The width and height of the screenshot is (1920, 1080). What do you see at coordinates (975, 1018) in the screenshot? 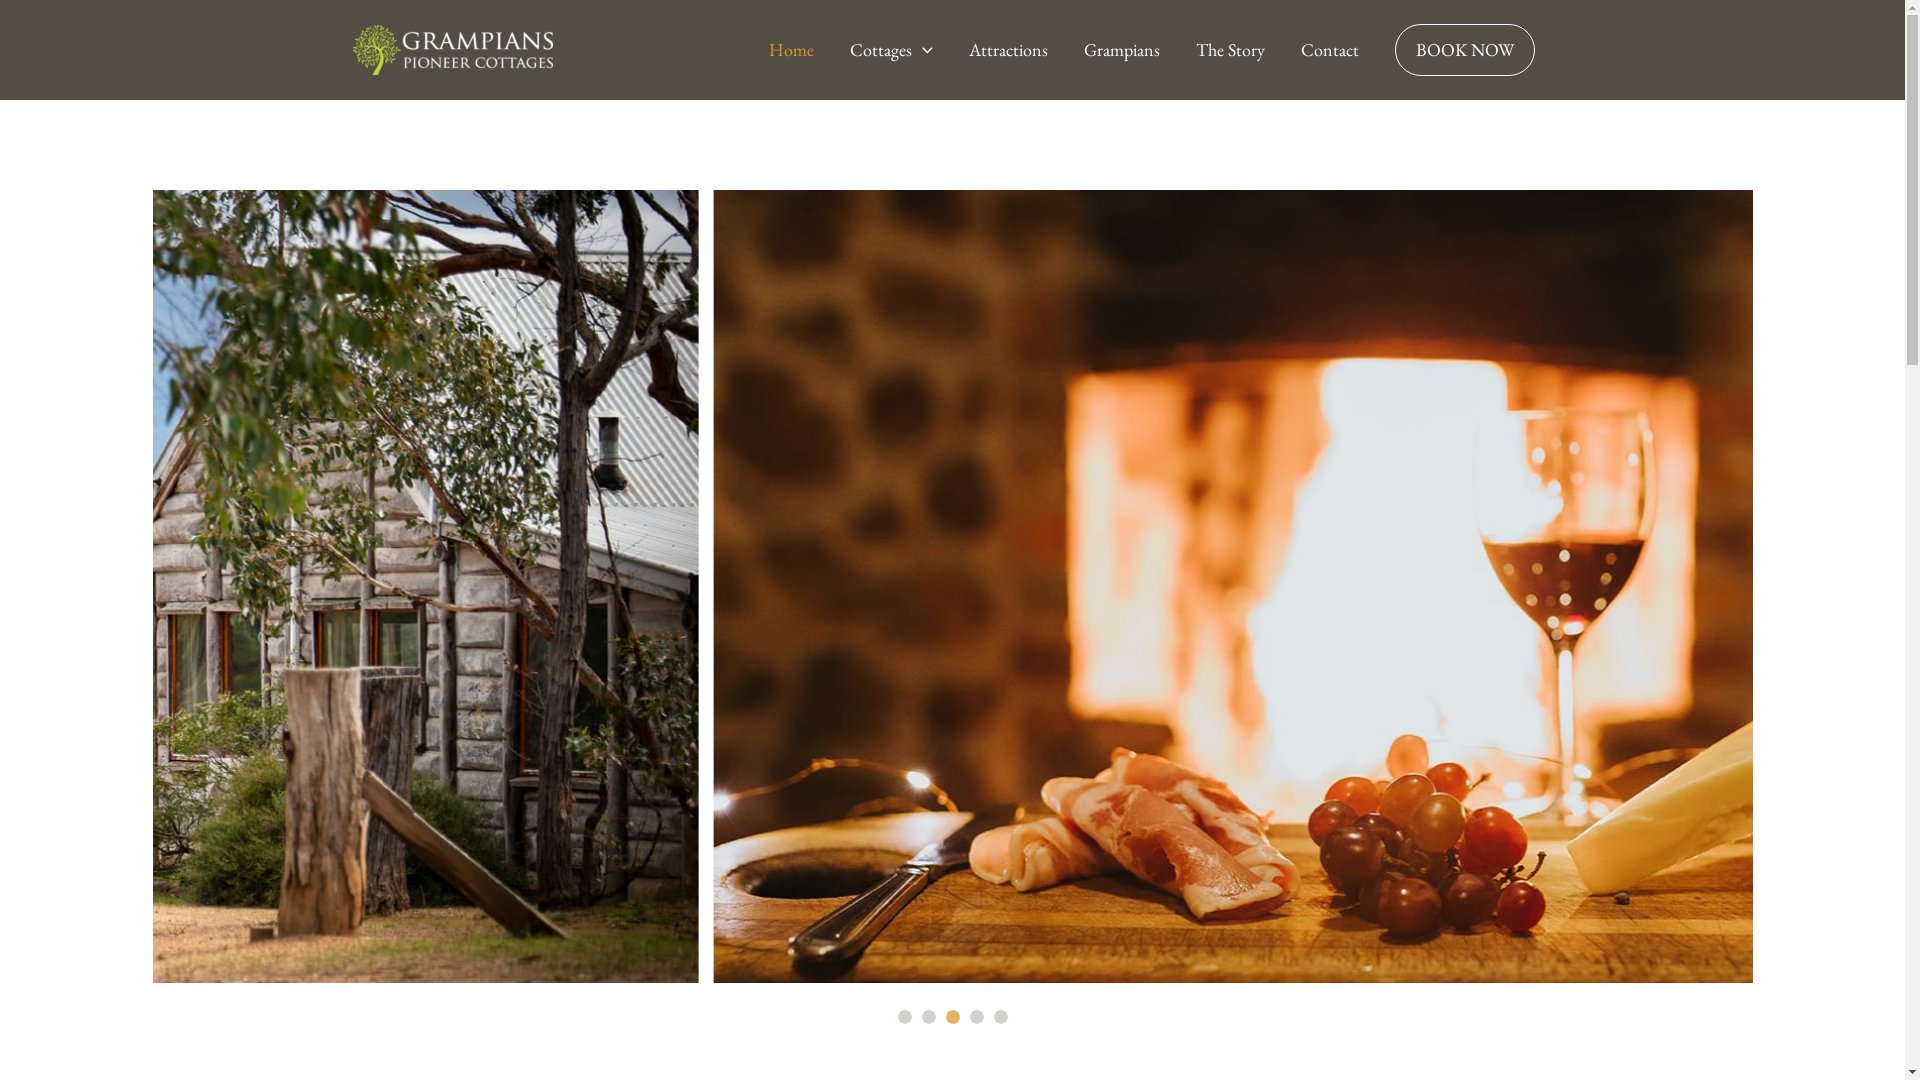
I see `'4'` at bounding box center [975, 1018].